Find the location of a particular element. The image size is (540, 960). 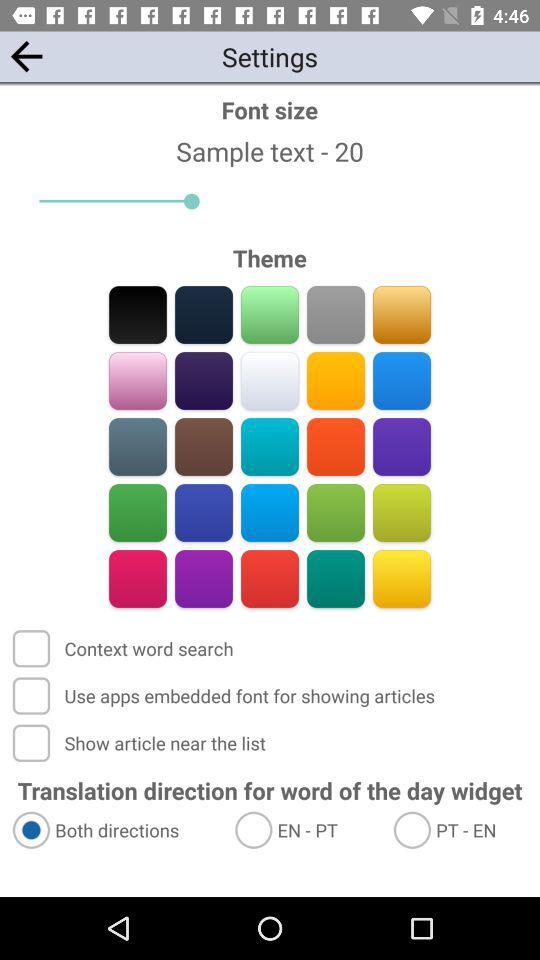

and select color option is located at coordinates (137, 380).